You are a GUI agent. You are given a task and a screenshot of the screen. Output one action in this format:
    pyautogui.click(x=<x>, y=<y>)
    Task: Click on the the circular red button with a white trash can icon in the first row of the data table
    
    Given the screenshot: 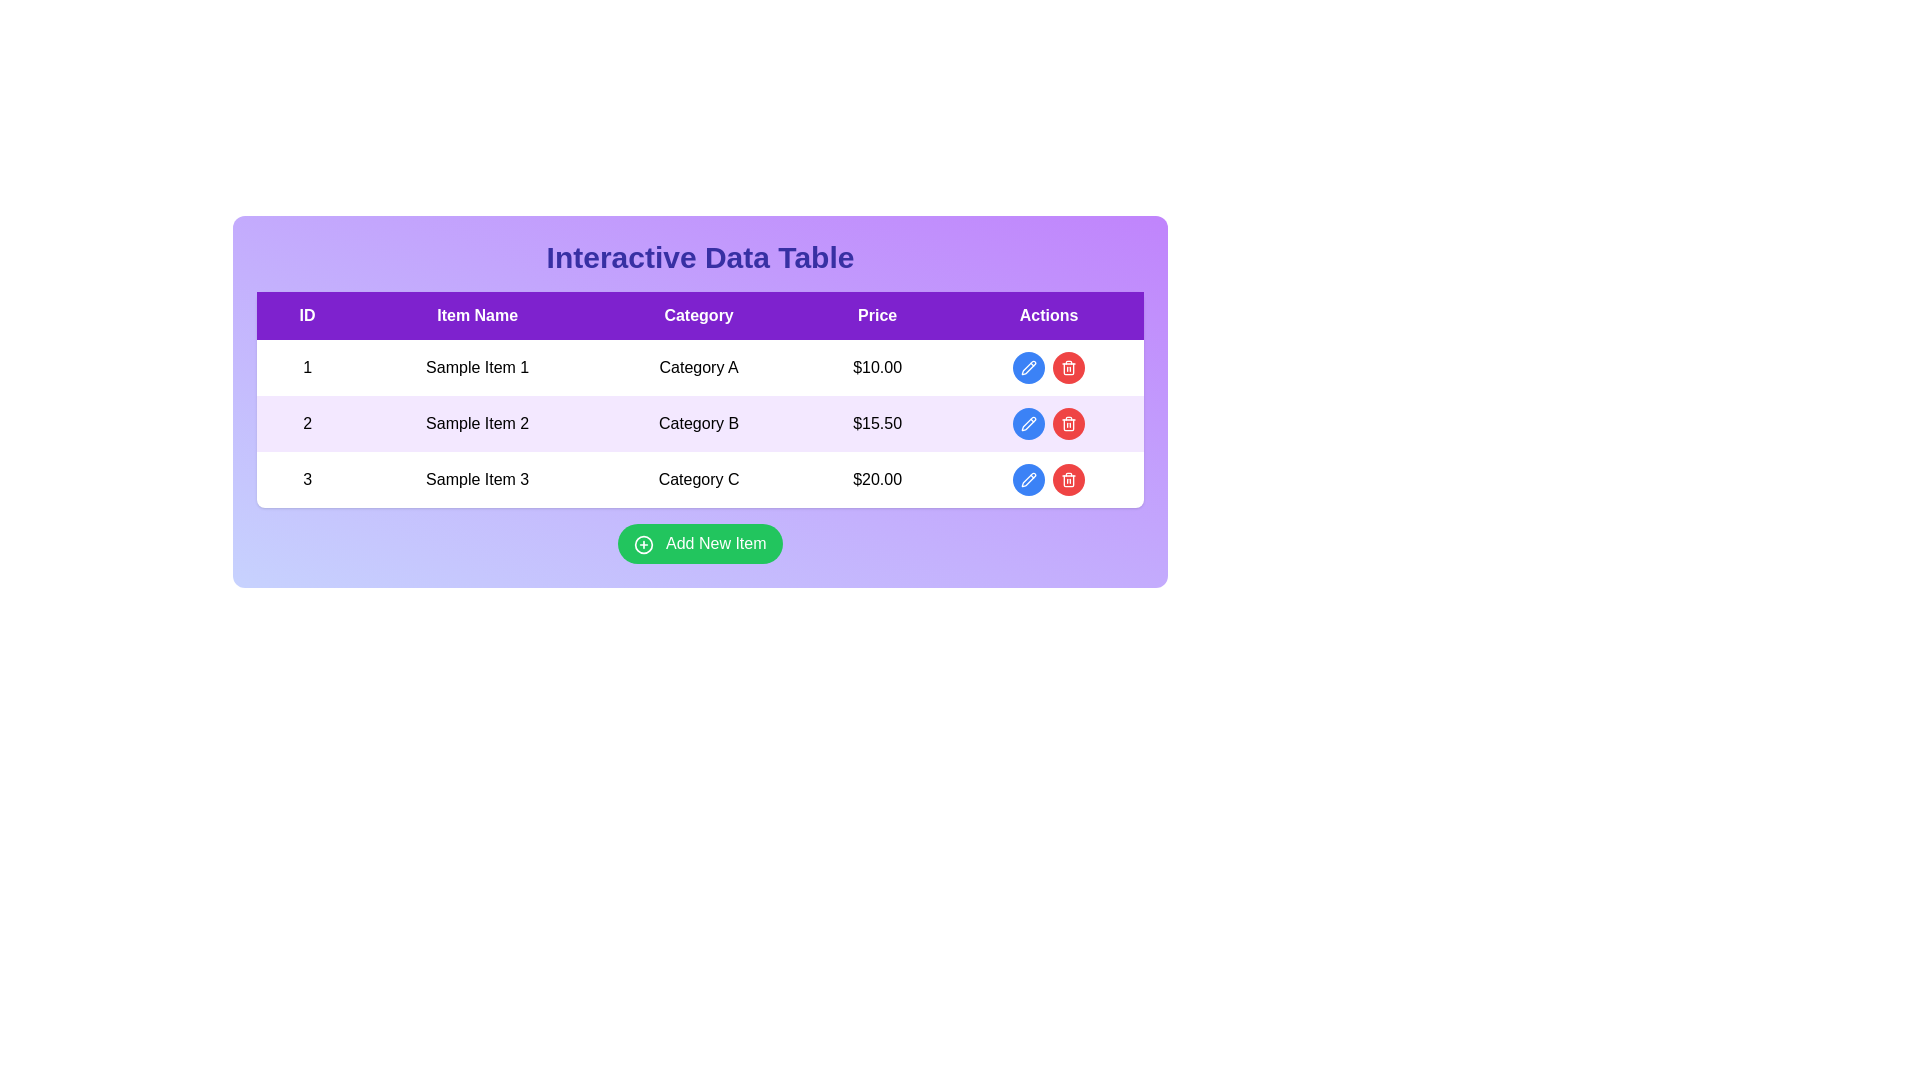 What is the action you would take?
    pyautogui.click(x=1068, y=367)
    